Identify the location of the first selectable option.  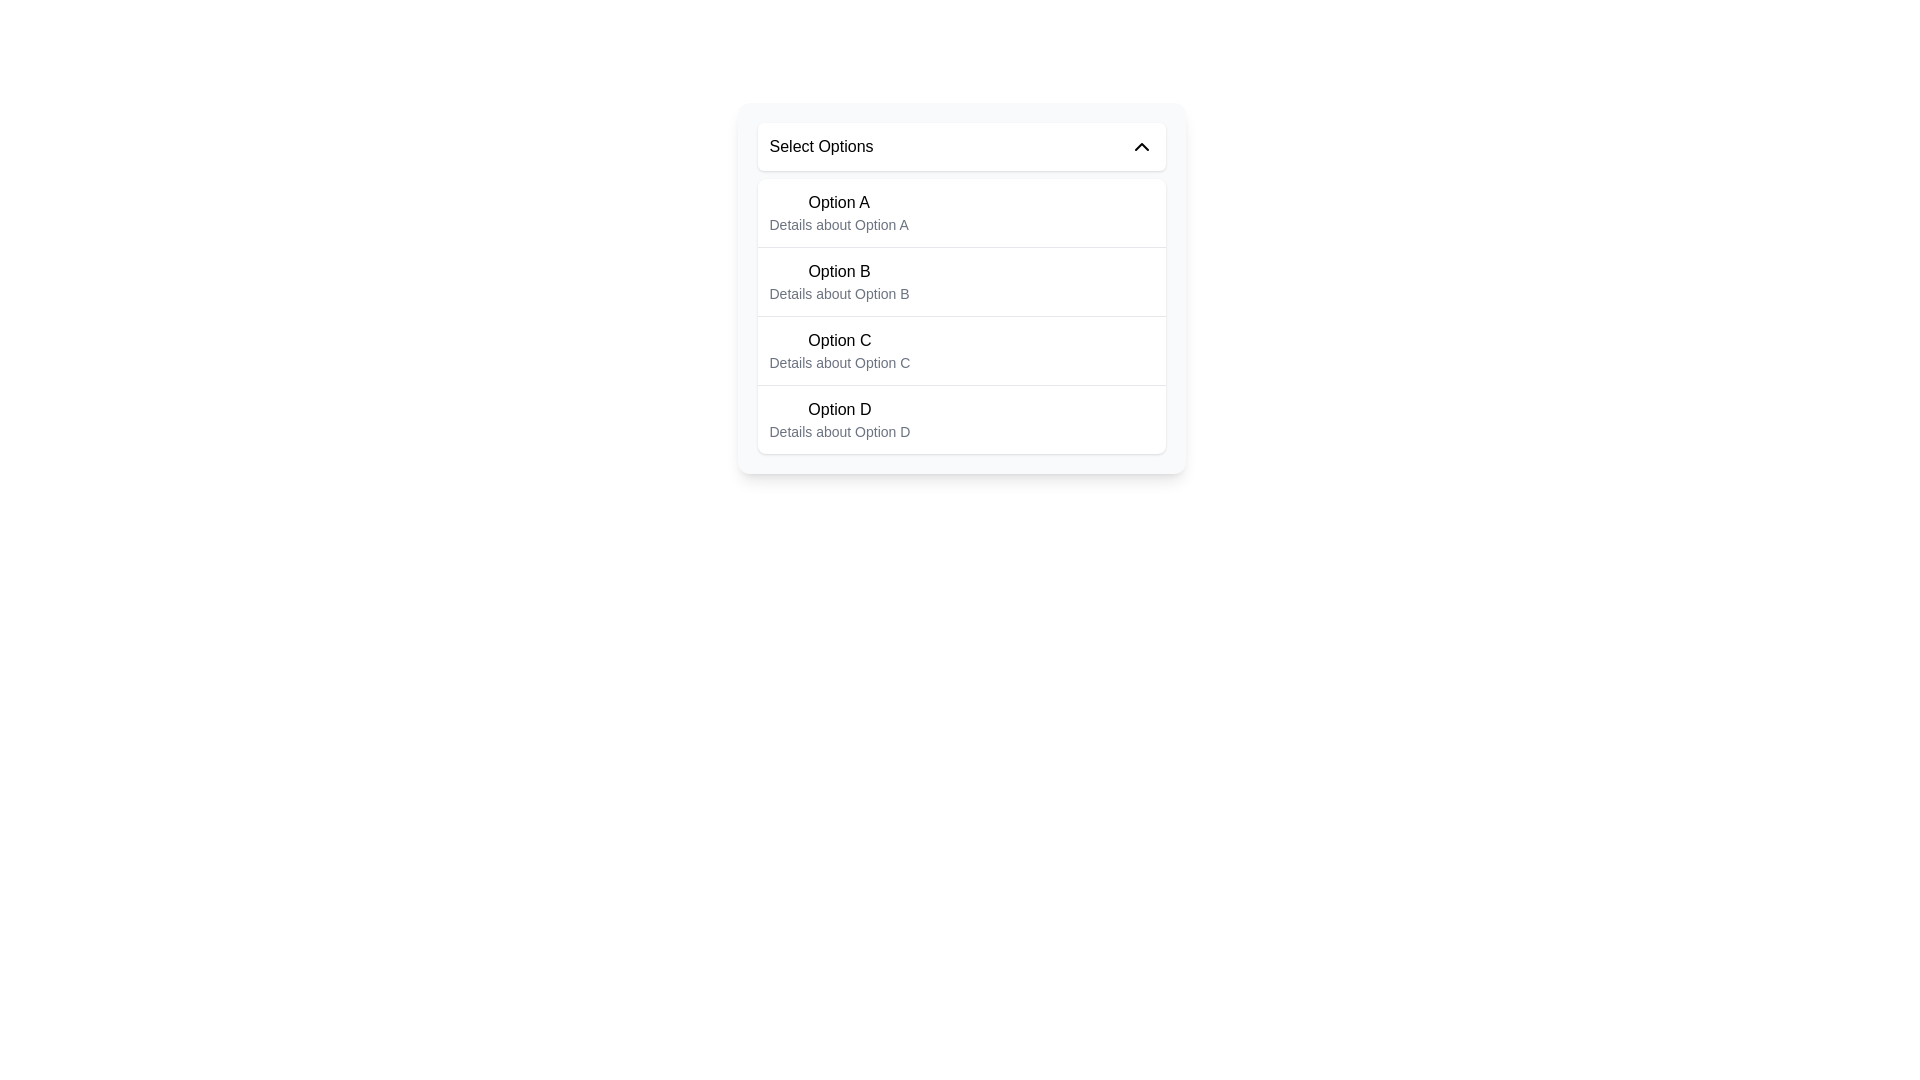
(839, 212).